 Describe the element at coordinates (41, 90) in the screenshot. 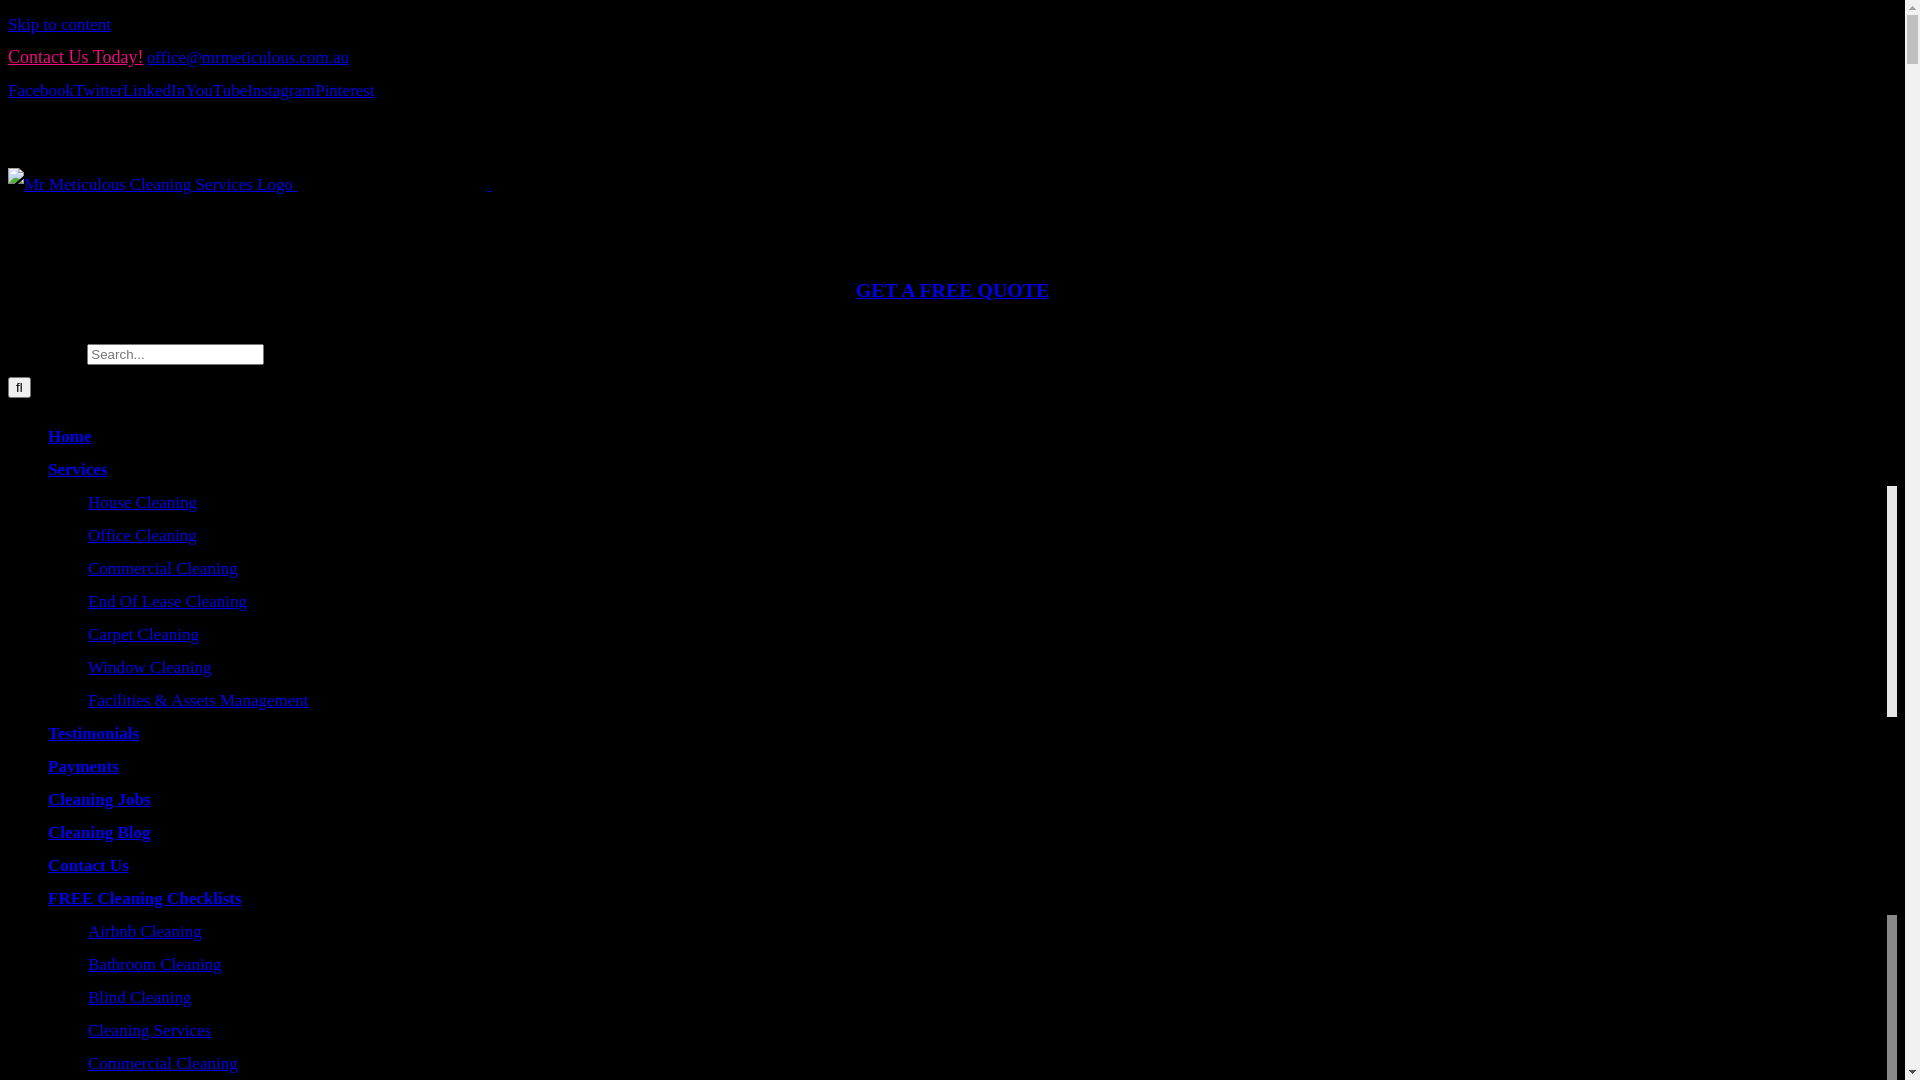

I see `'Facebook'` at that location.